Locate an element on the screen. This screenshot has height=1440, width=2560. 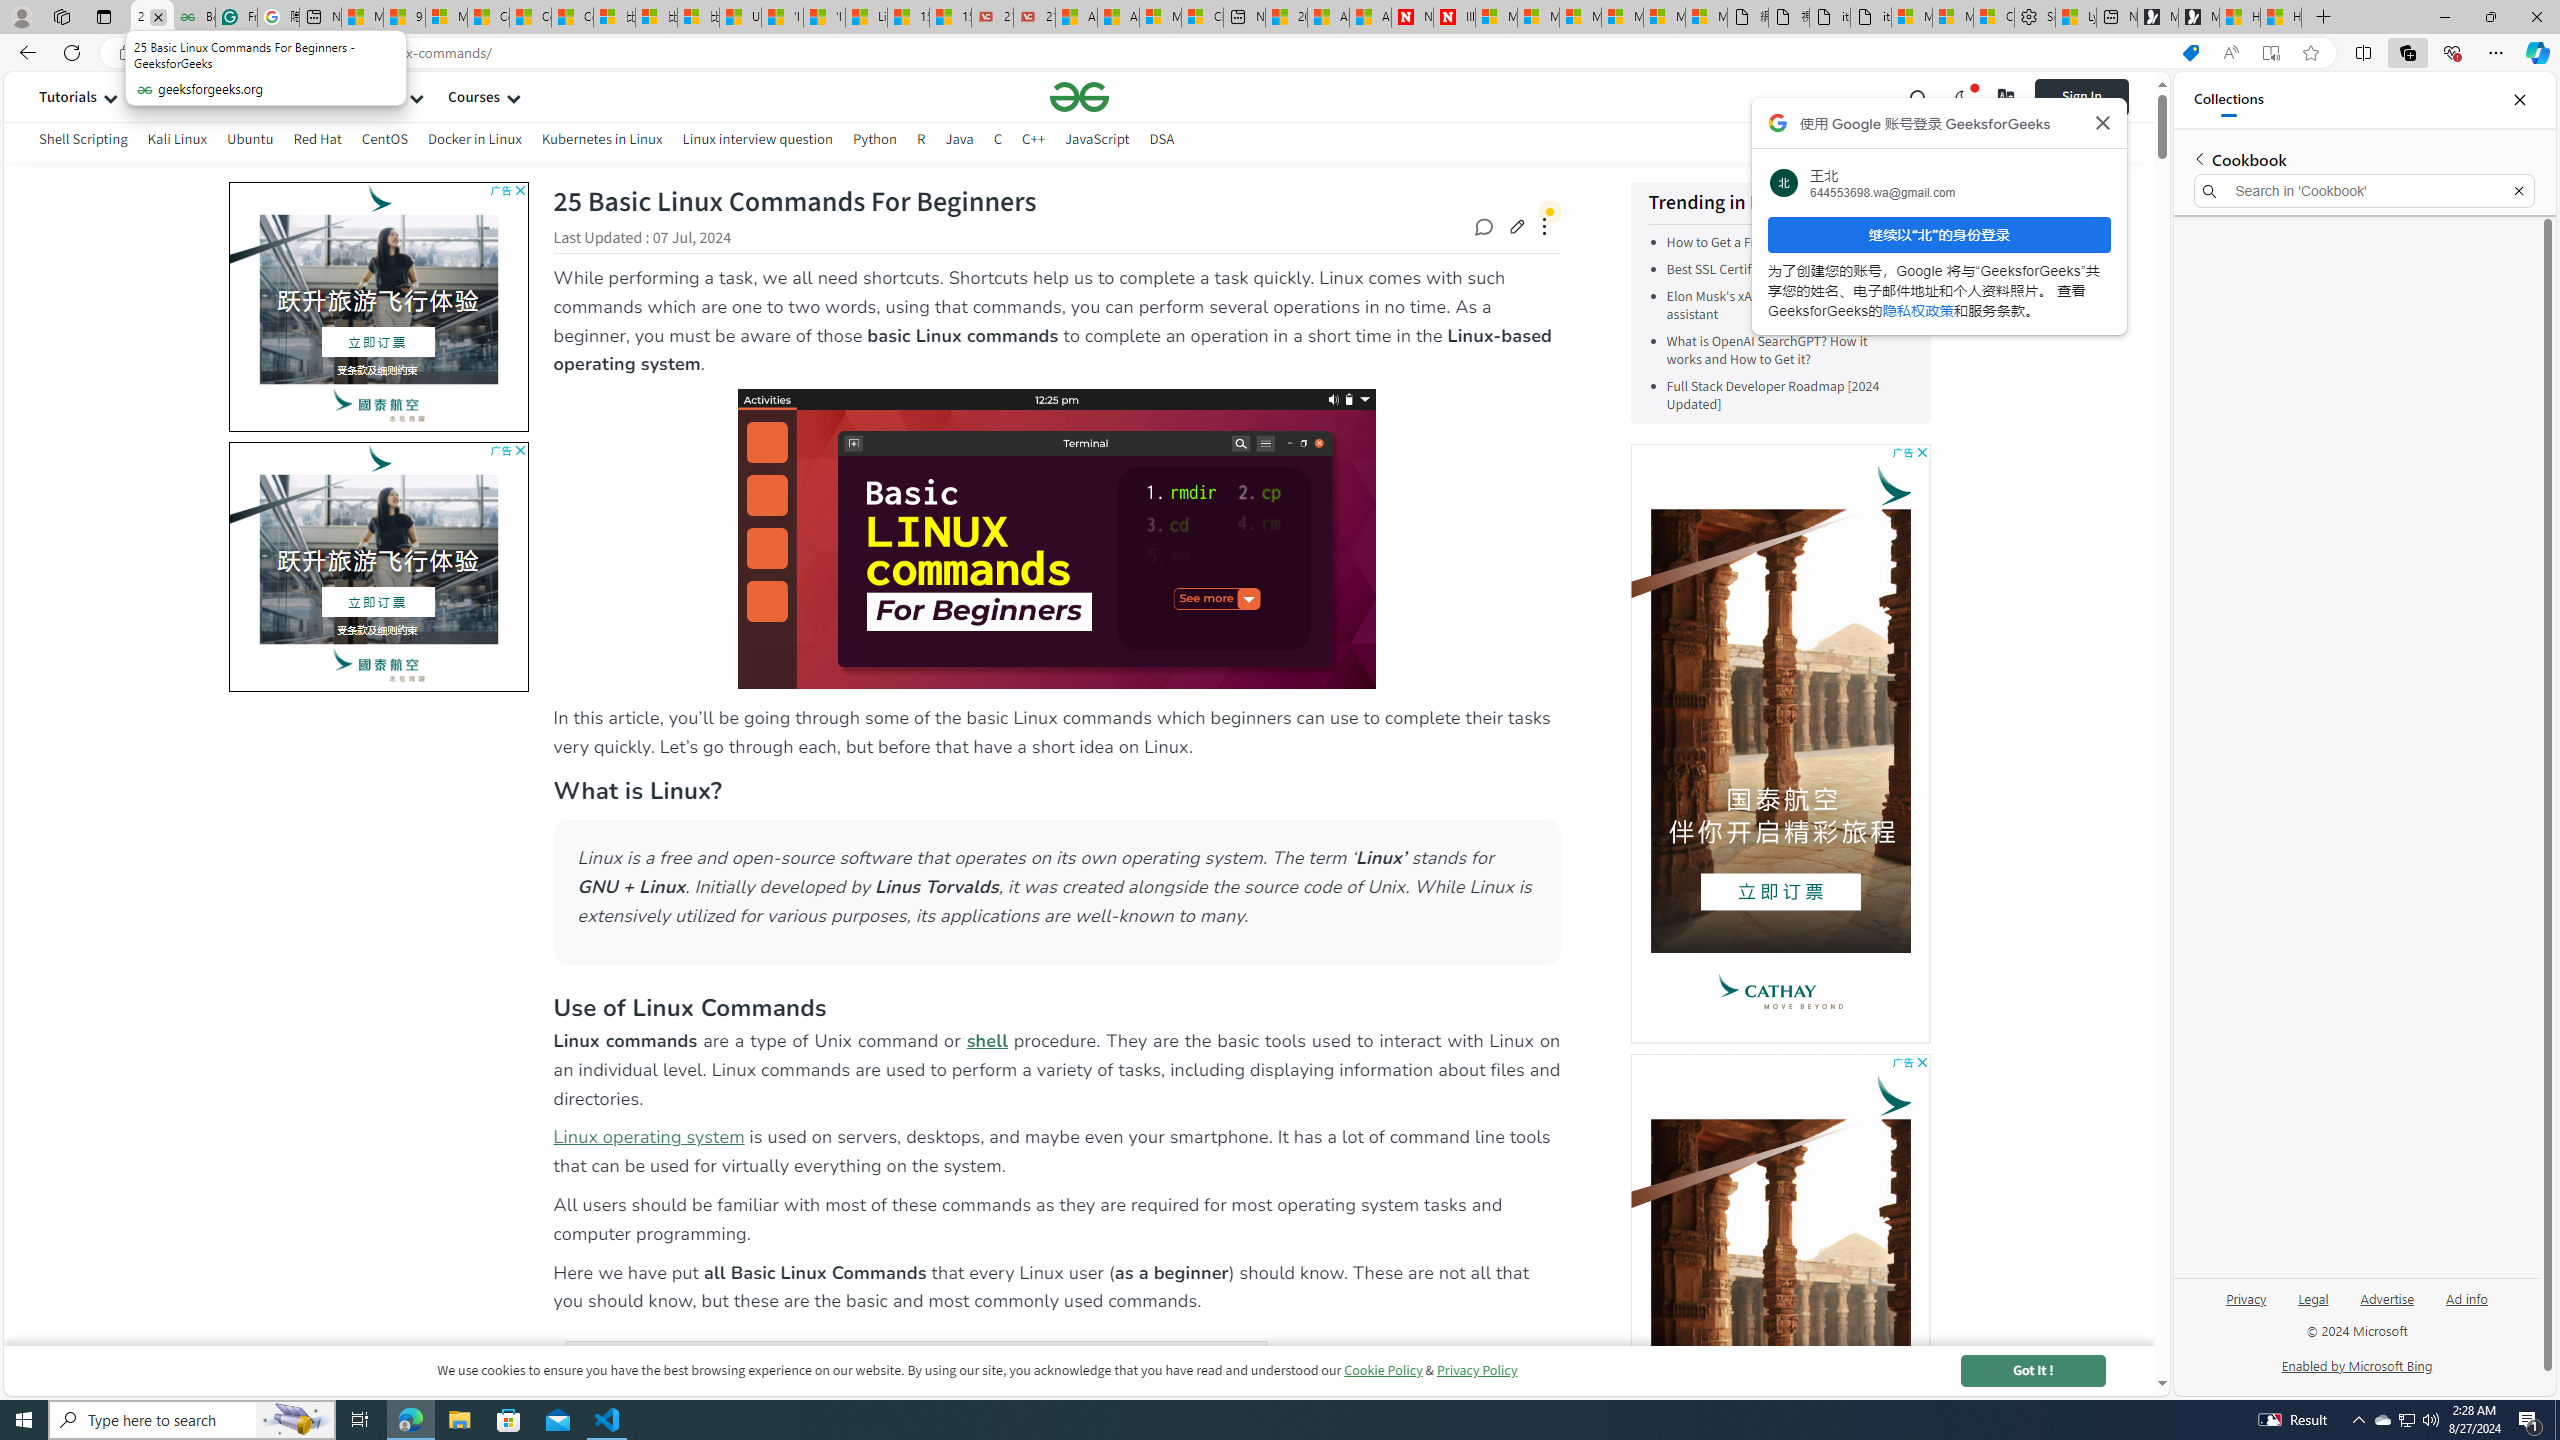
'itconcepthk.com/projector_solutions.mp4' is located at coordinates (1871, 16).